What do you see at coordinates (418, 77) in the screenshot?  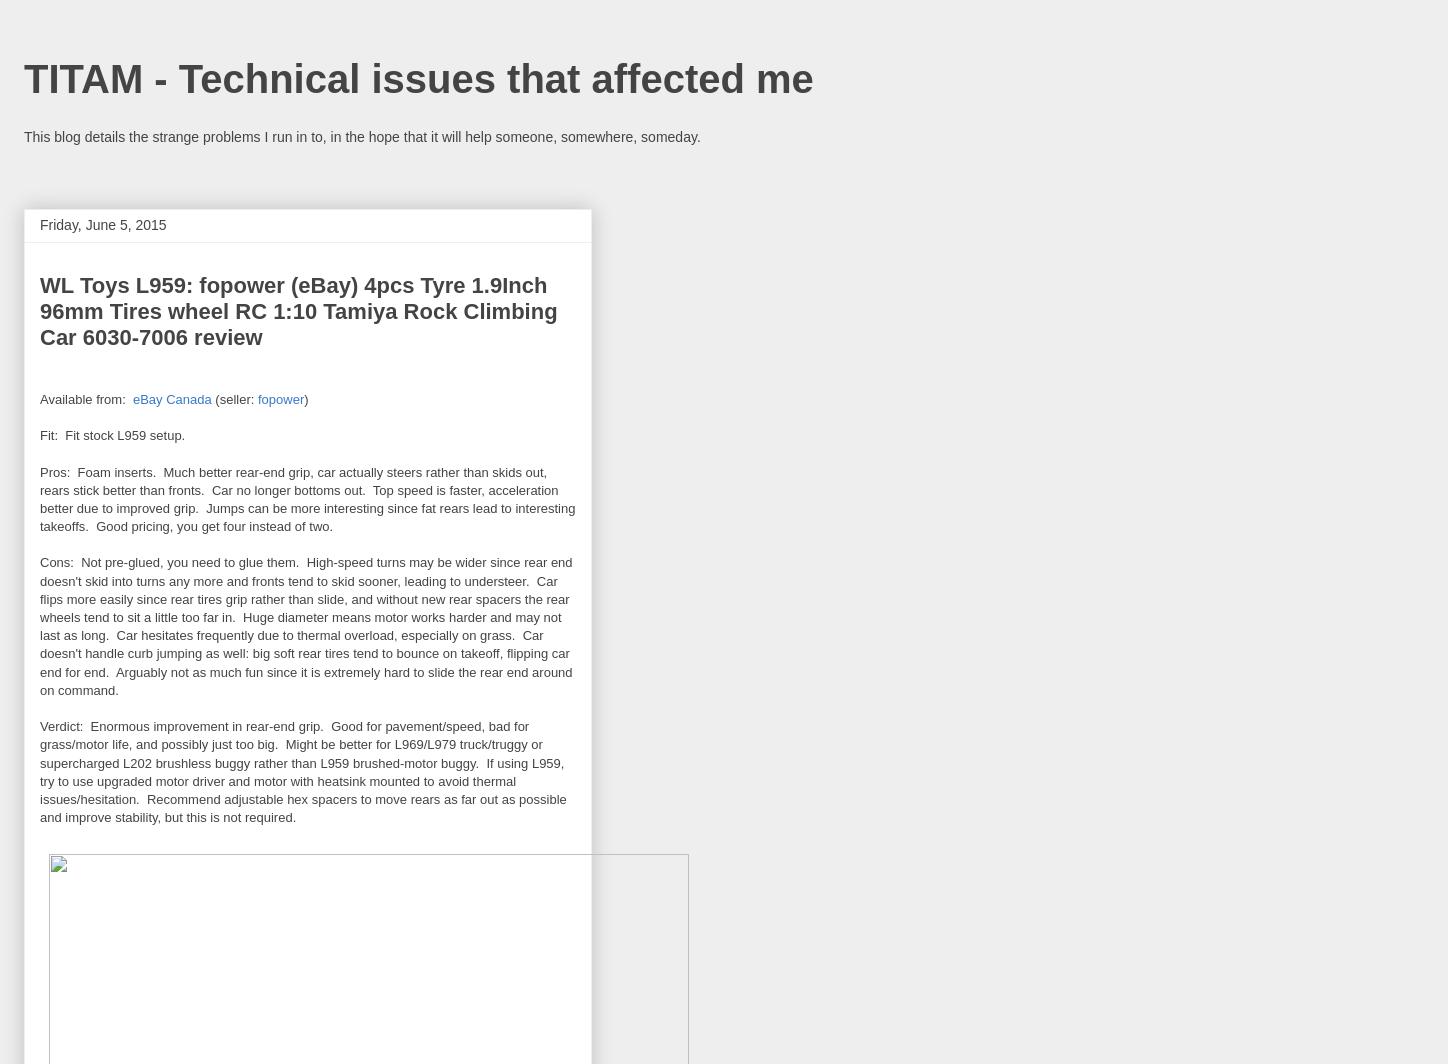 I see `'TITAM - Technical issues that affected me'` at bounding box center [418, 77].